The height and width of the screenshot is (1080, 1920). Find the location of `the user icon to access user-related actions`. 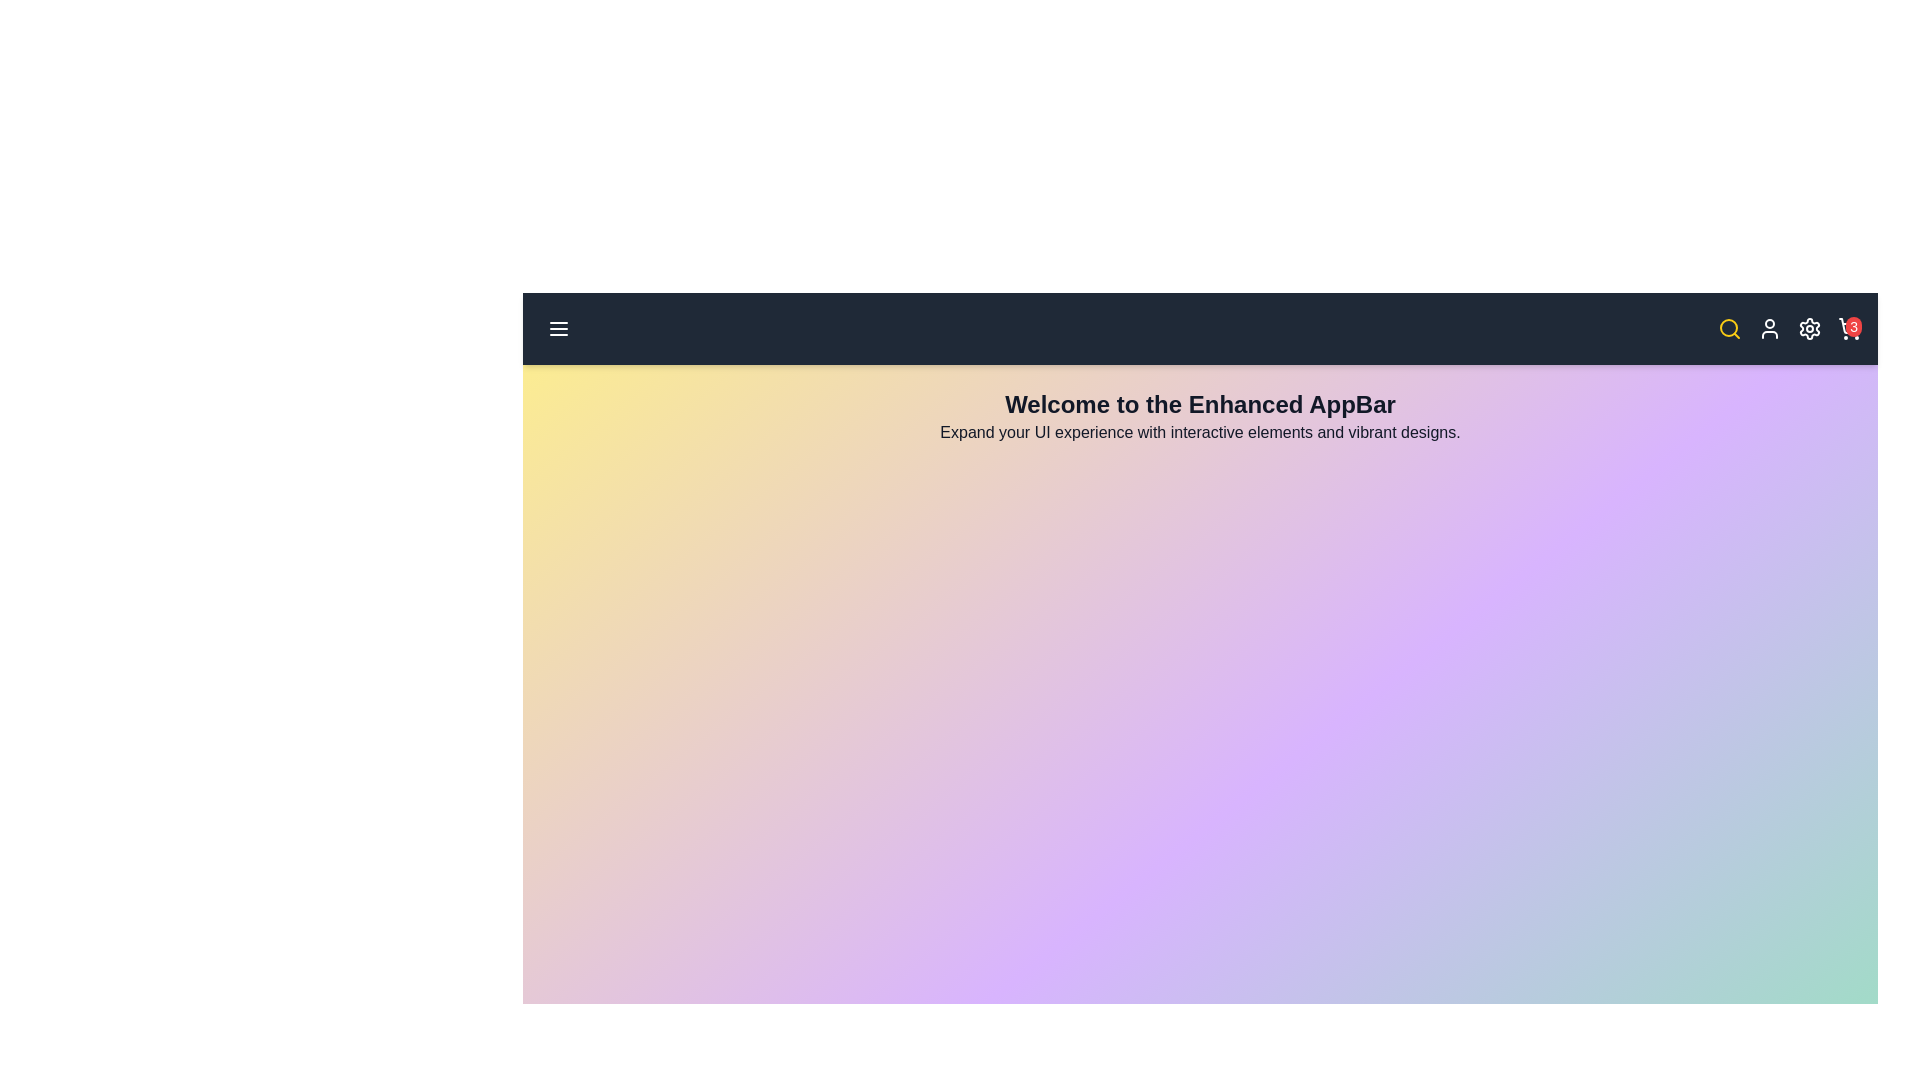

the user icon to access user-related actions is located at coordinates (1770, 327).